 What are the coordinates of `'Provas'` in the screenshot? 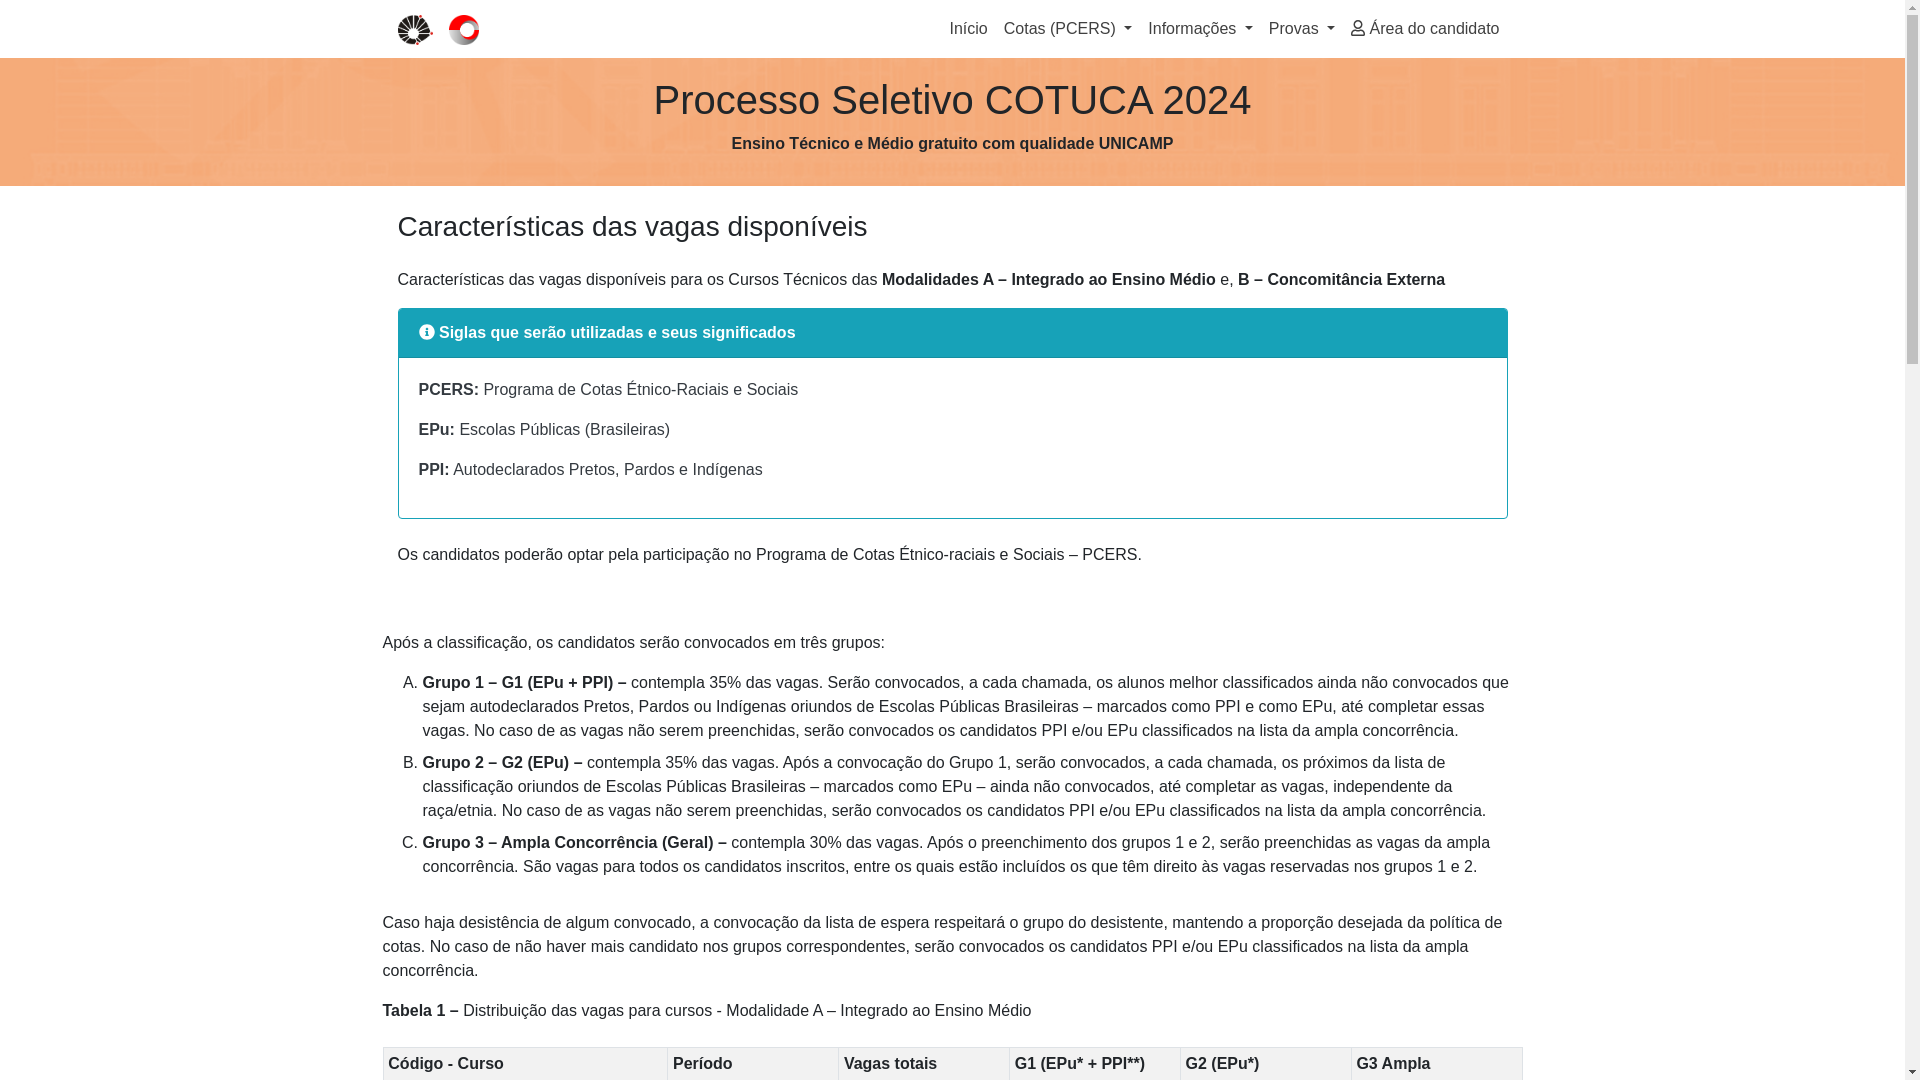 It's located at (1260, 29).